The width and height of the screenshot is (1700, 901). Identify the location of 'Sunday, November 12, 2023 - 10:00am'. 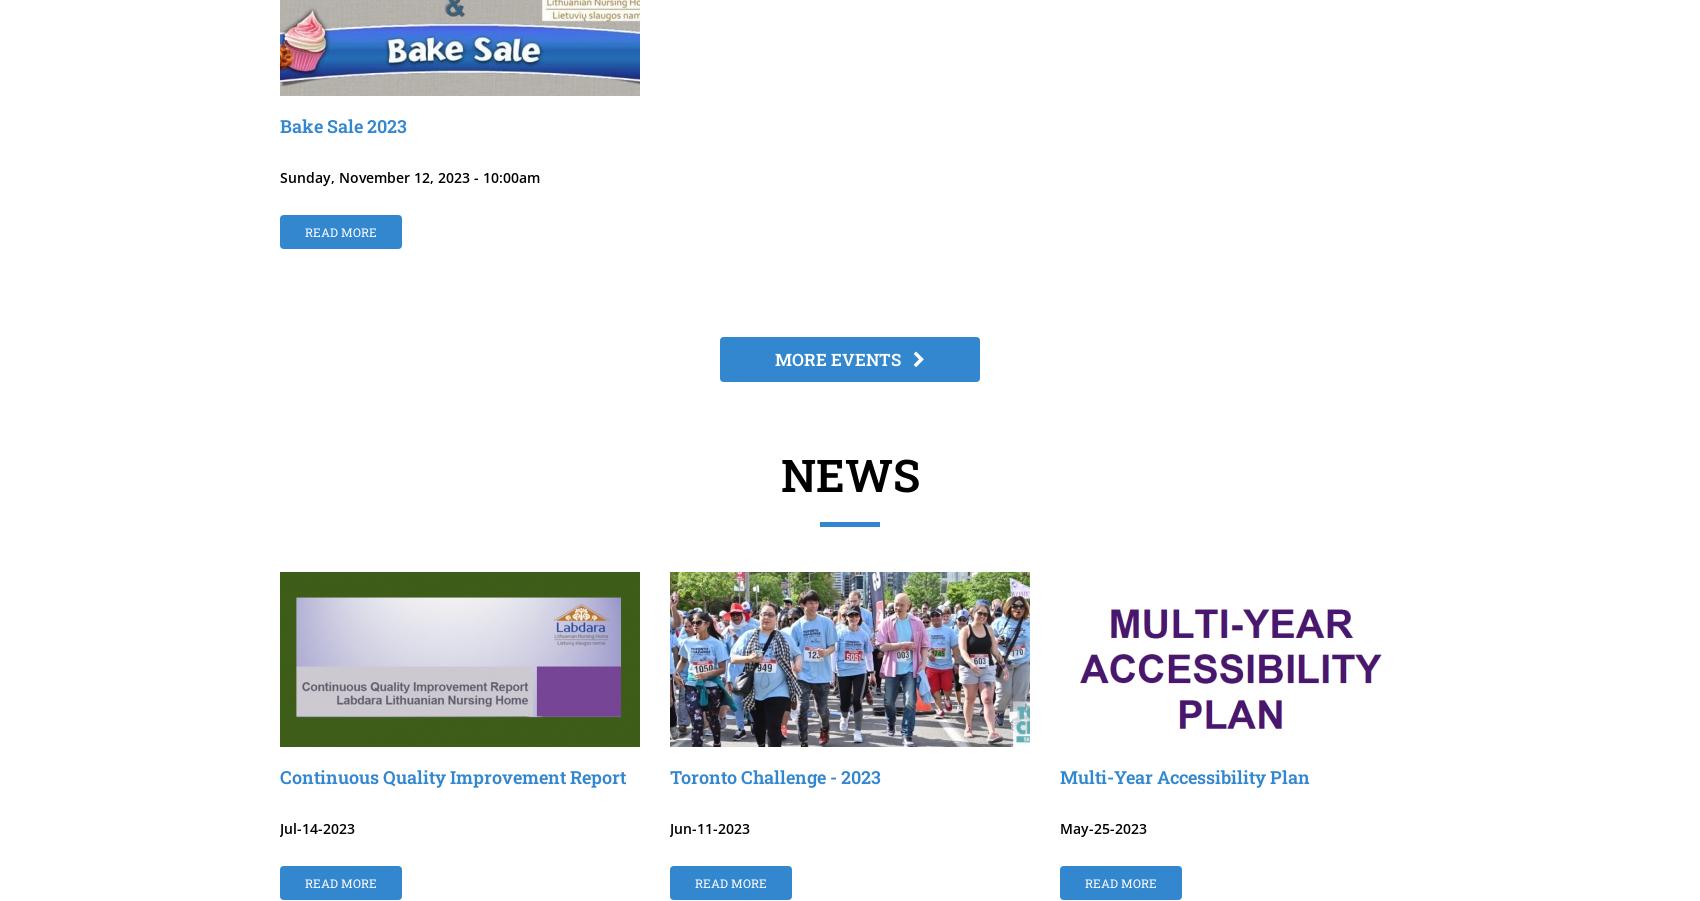
(409, 177).